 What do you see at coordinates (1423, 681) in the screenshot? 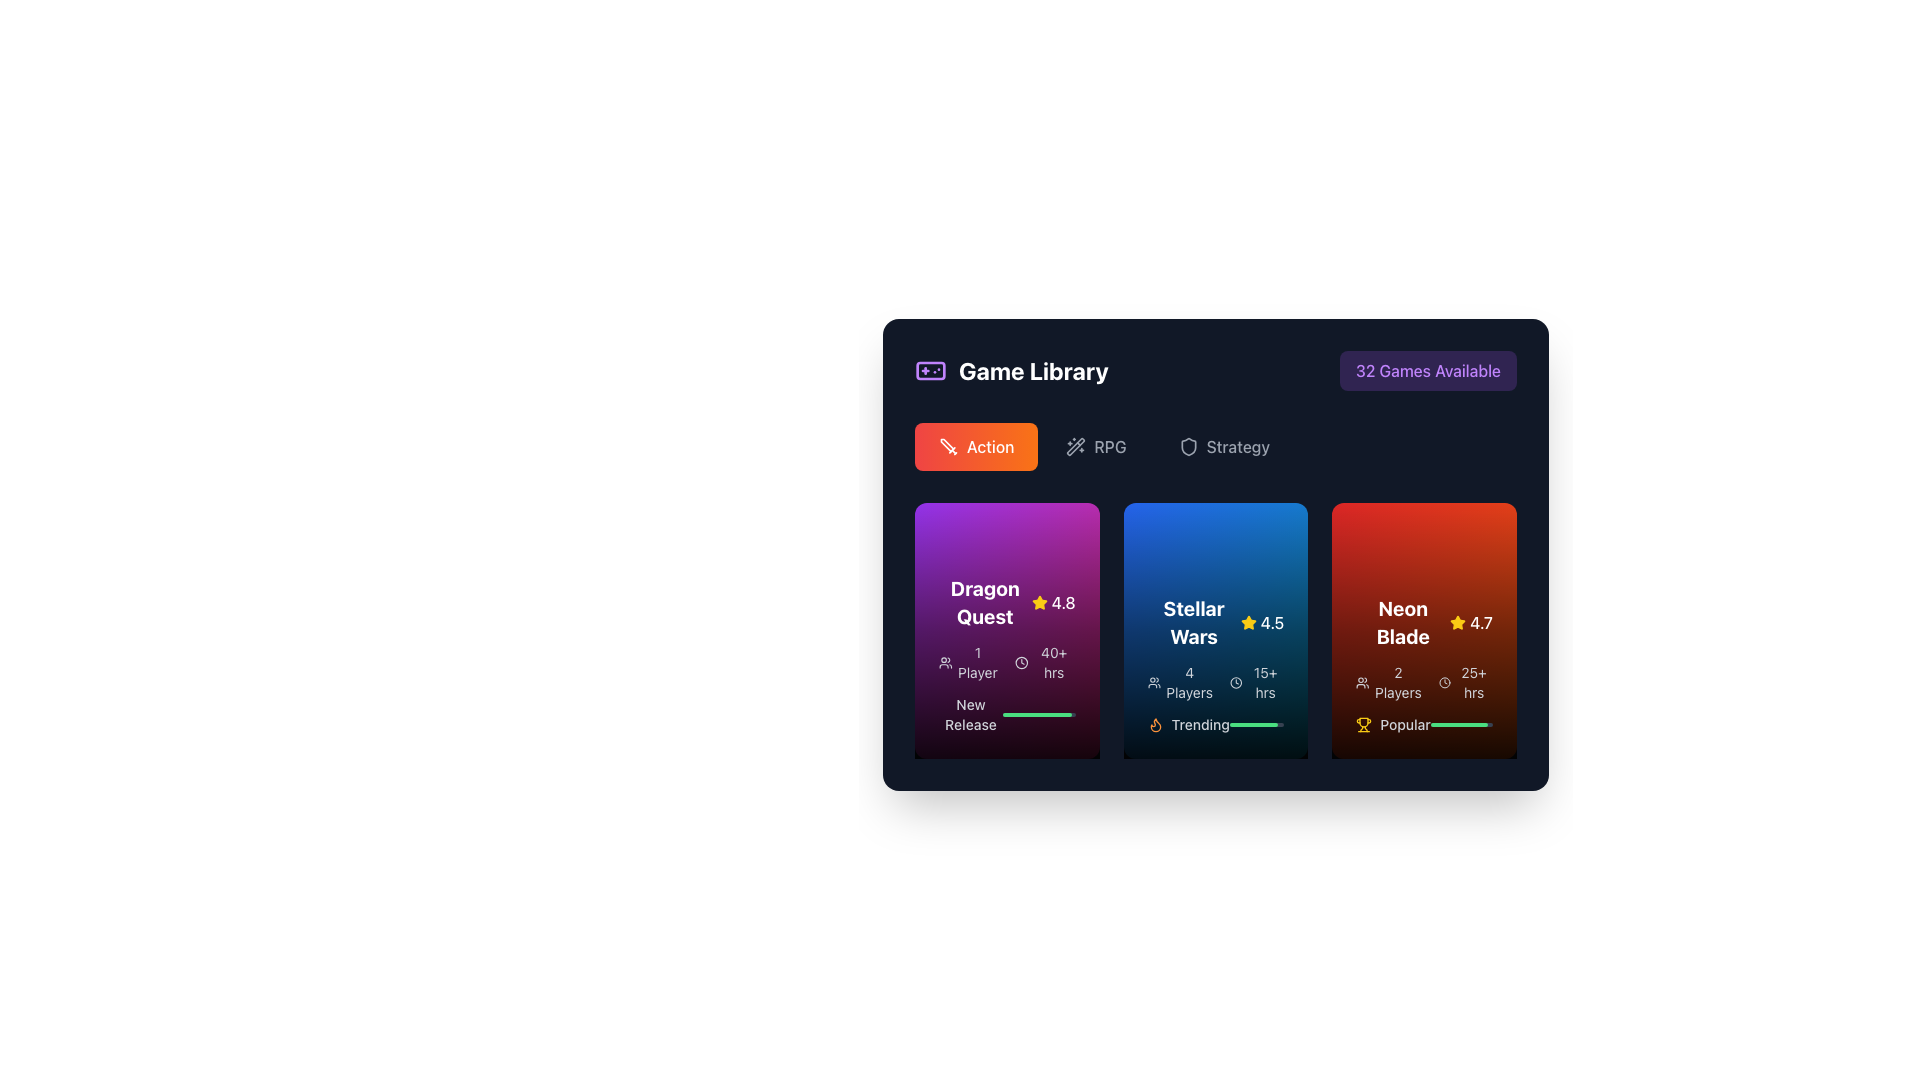
I see `the Information display element that shows '2 Players' and '25+ hrs' on the 'Neon Blade' card in the game library grid` at bounding box center [1423, 681].